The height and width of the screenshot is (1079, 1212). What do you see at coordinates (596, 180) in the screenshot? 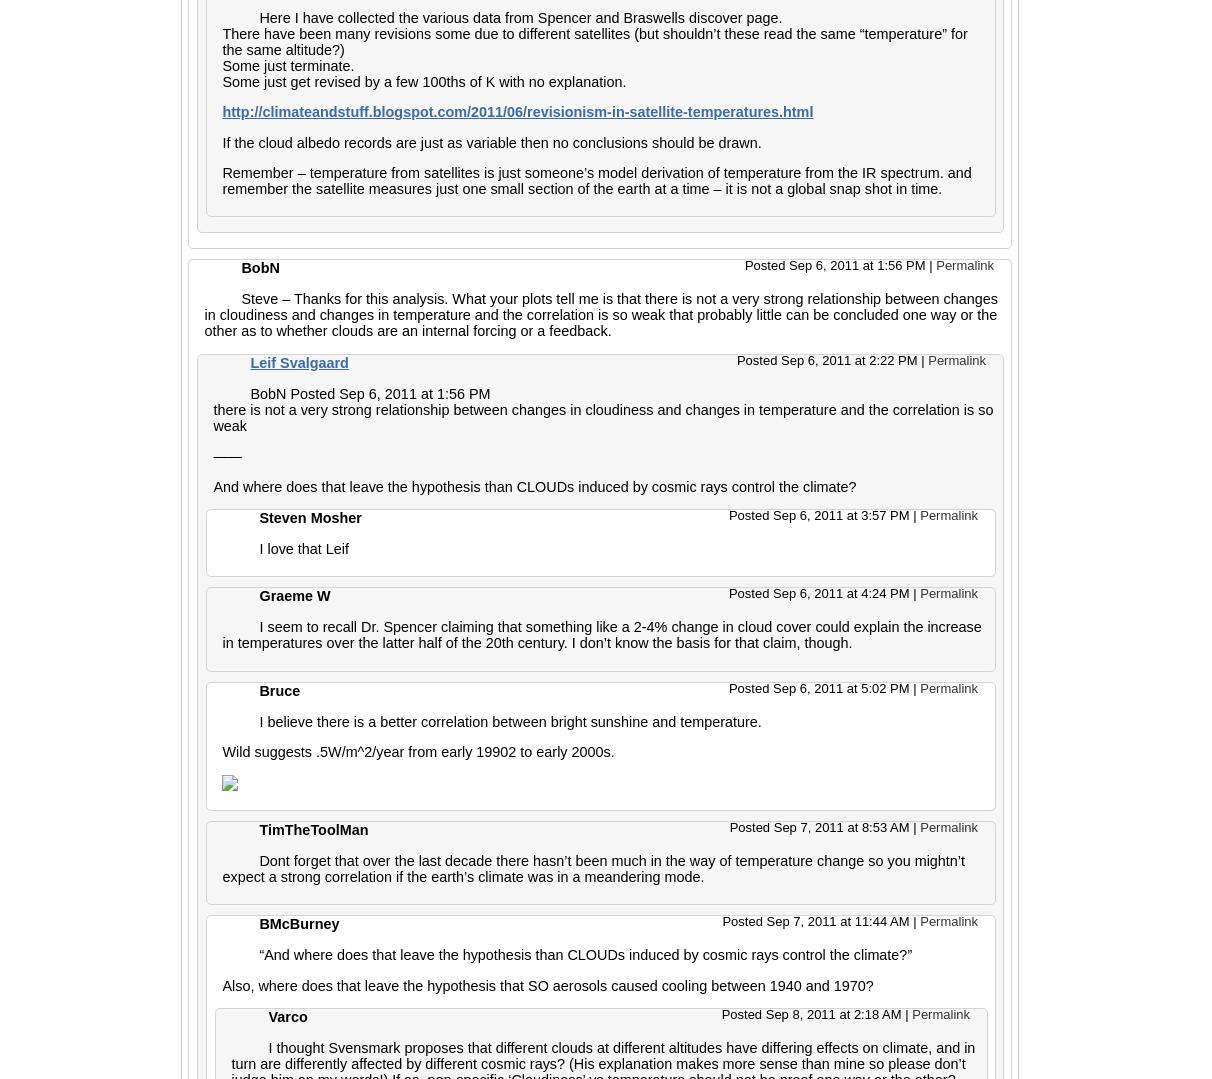
I see `'Remember – temperature from satellites is just someone’s model derivation of temperature from the IR spectrum. and remember the satellite measures just one small section of the earth at a time – it is not a global snap shot in time.'` at bounding box center [596, 180].